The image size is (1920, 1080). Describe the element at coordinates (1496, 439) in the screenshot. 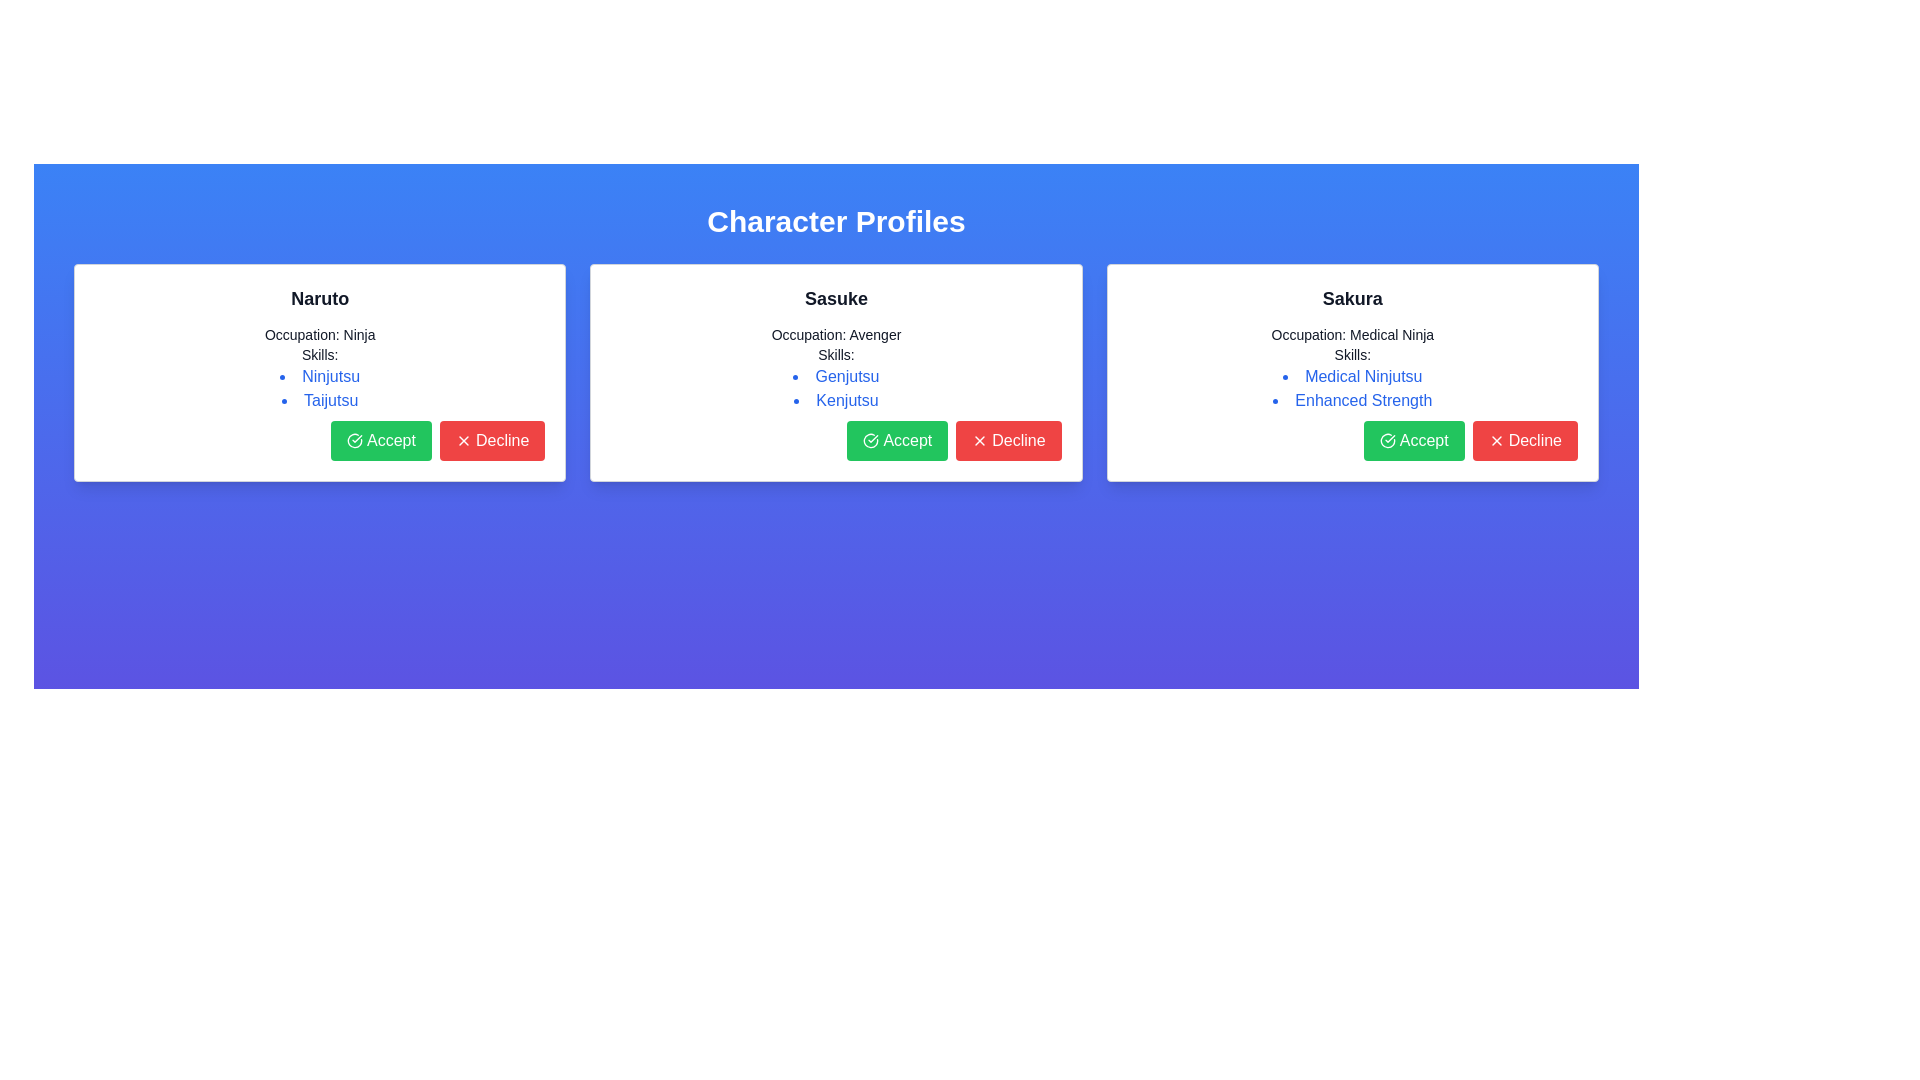

I see `the 'Decline' icon located to the left of the label text within the 'Decline' button at the bottom-right corner of the 'Sakura' card` at that location.